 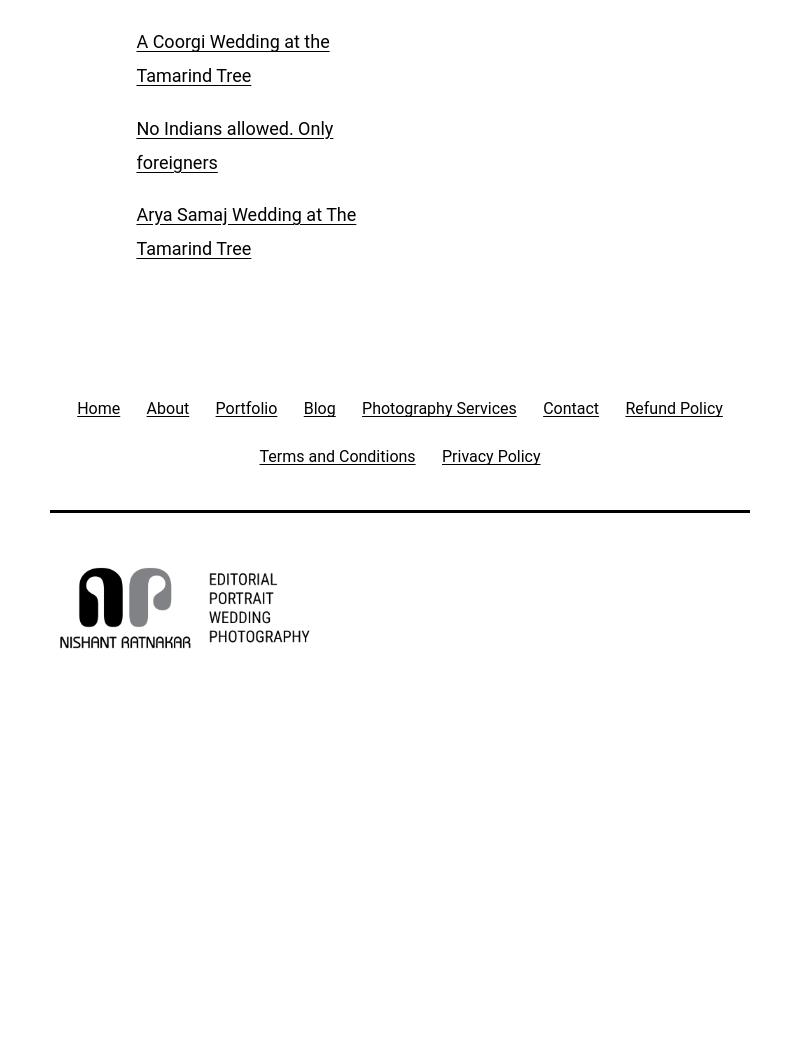 What do you see at coordinates (542, 407) in the screenshot?
I see `'Contact'` at bounding box center [542, 407].